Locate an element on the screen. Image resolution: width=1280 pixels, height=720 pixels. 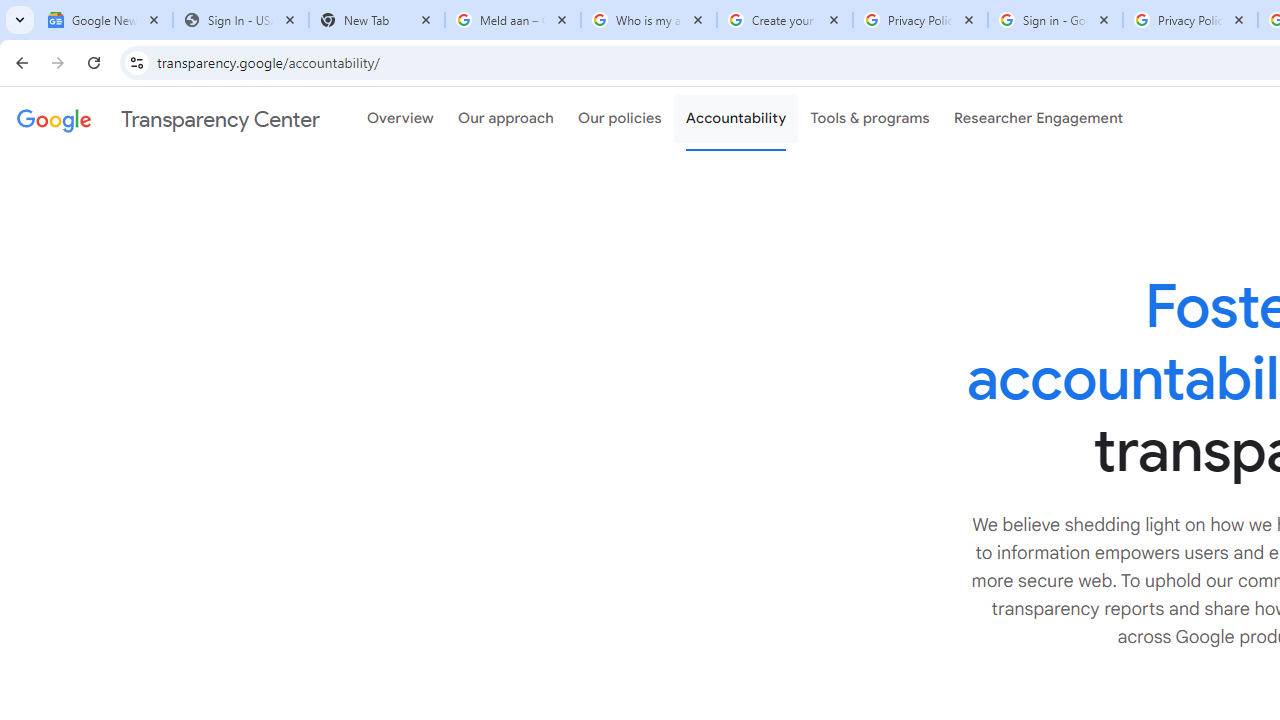
'Transparency Center' is located at coordinates (168, 119).